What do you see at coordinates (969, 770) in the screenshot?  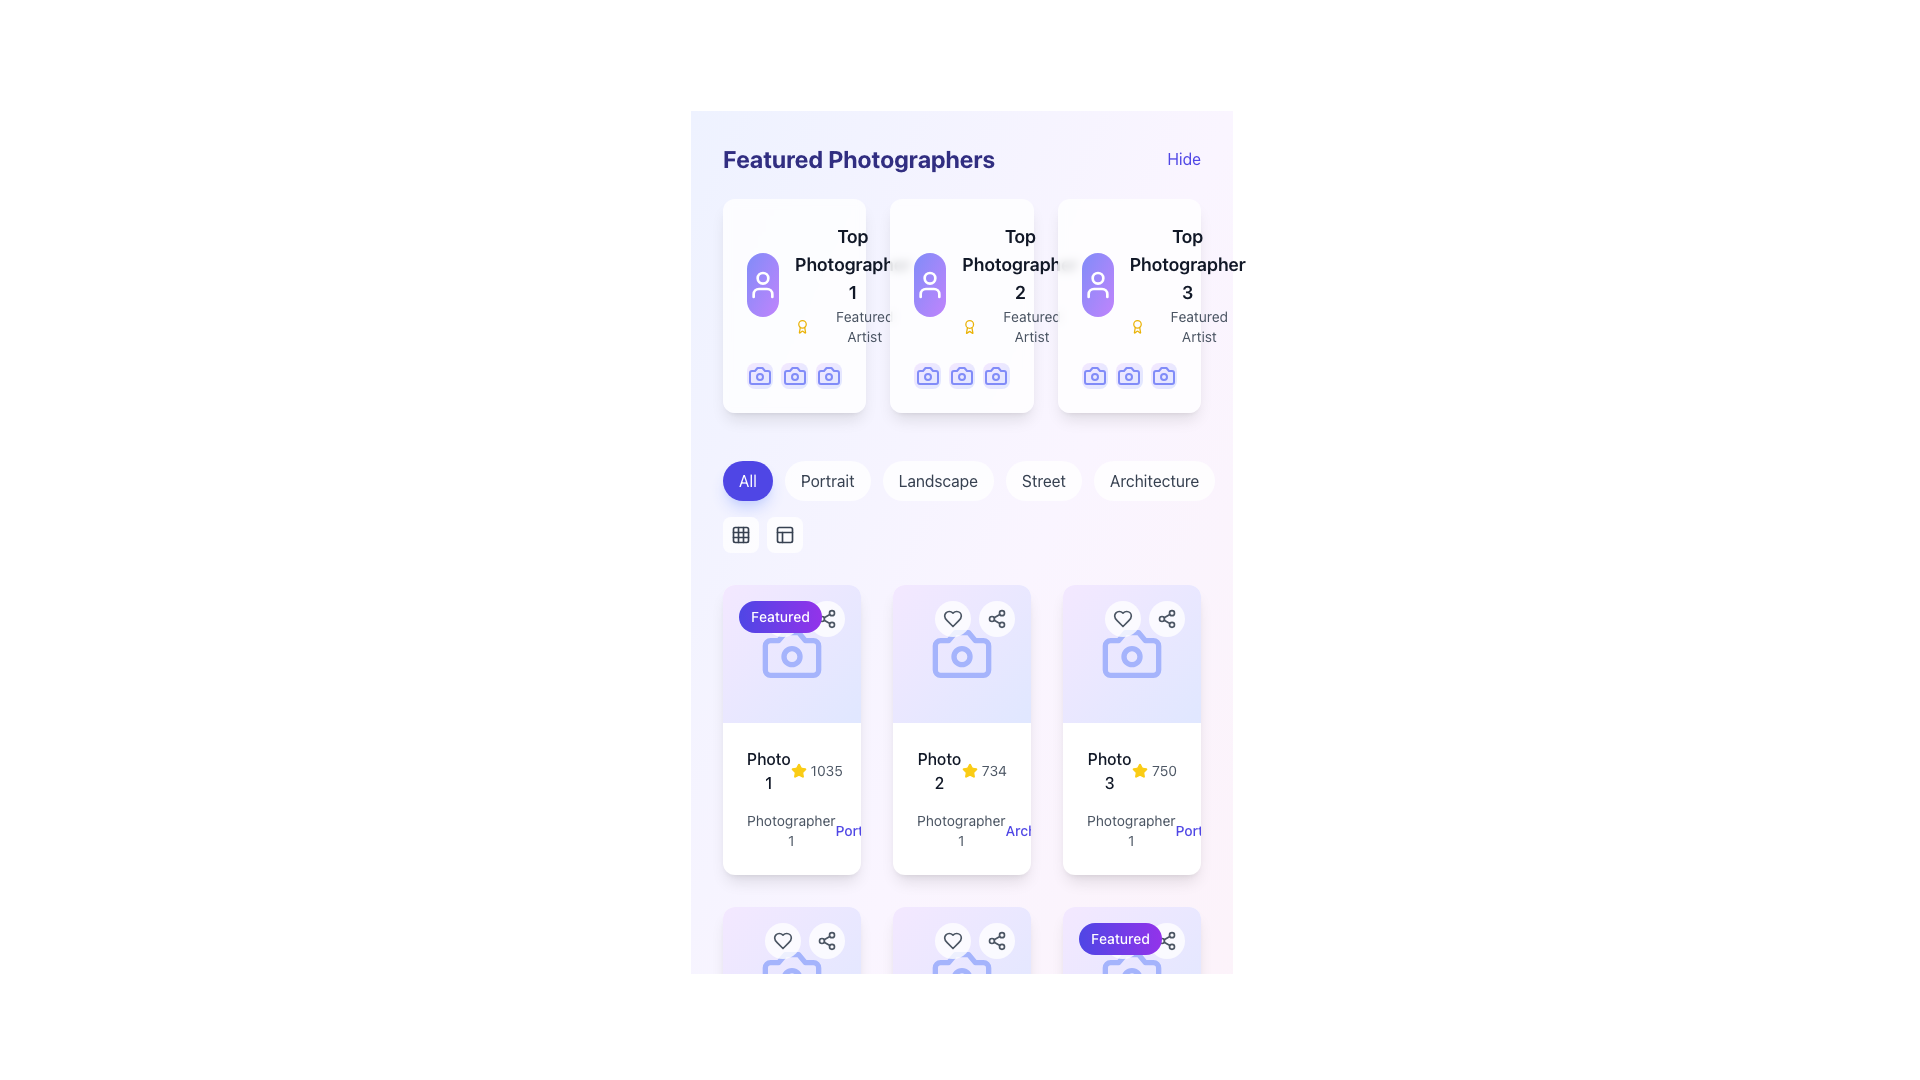 I see `the rating icon located to the left of the numeric label '734' in the second column of the photo cards in the second row` at bounding box center [969, 770].